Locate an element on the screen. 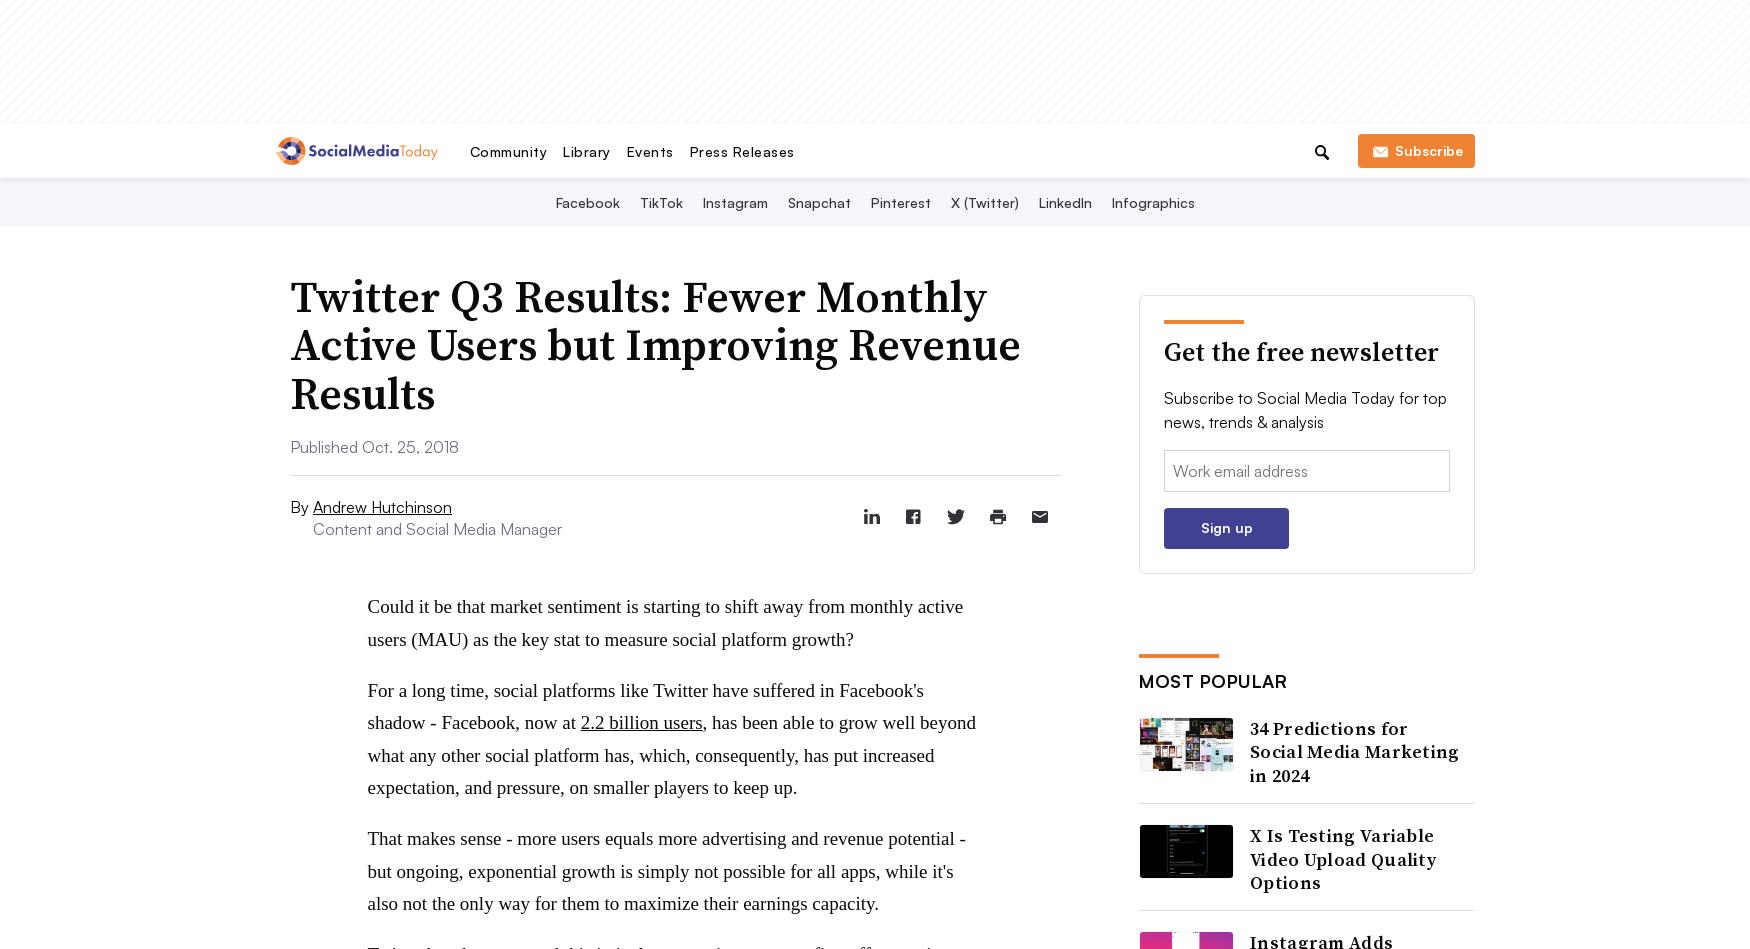 The width and height of the screenshot is (1750, 949). 'SMT Experts' is located at coordinates (856, 147).